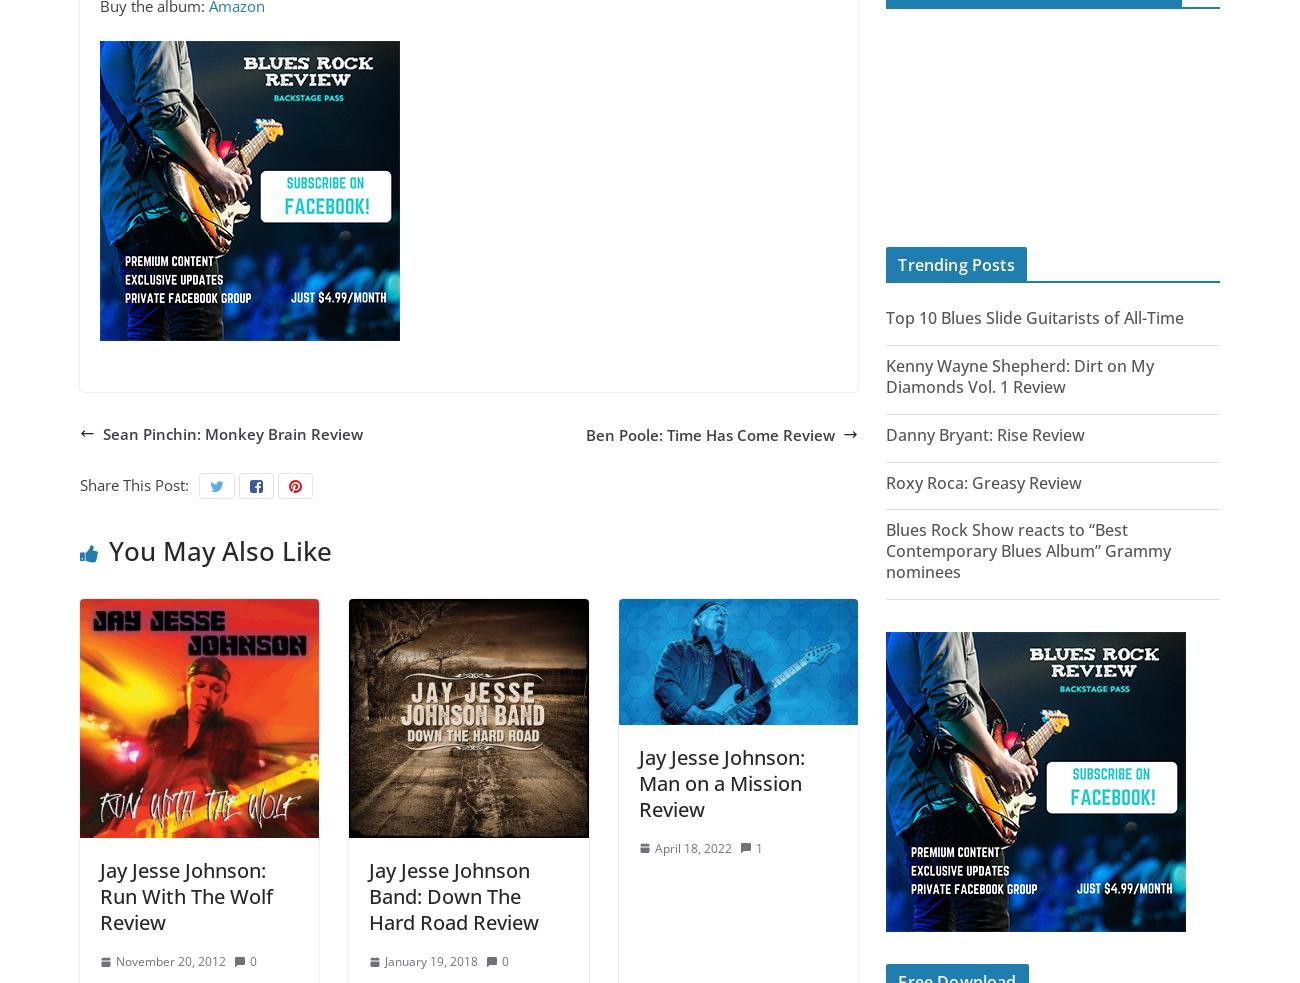  I want to click on 'Trending Posts', so click(956, 264).